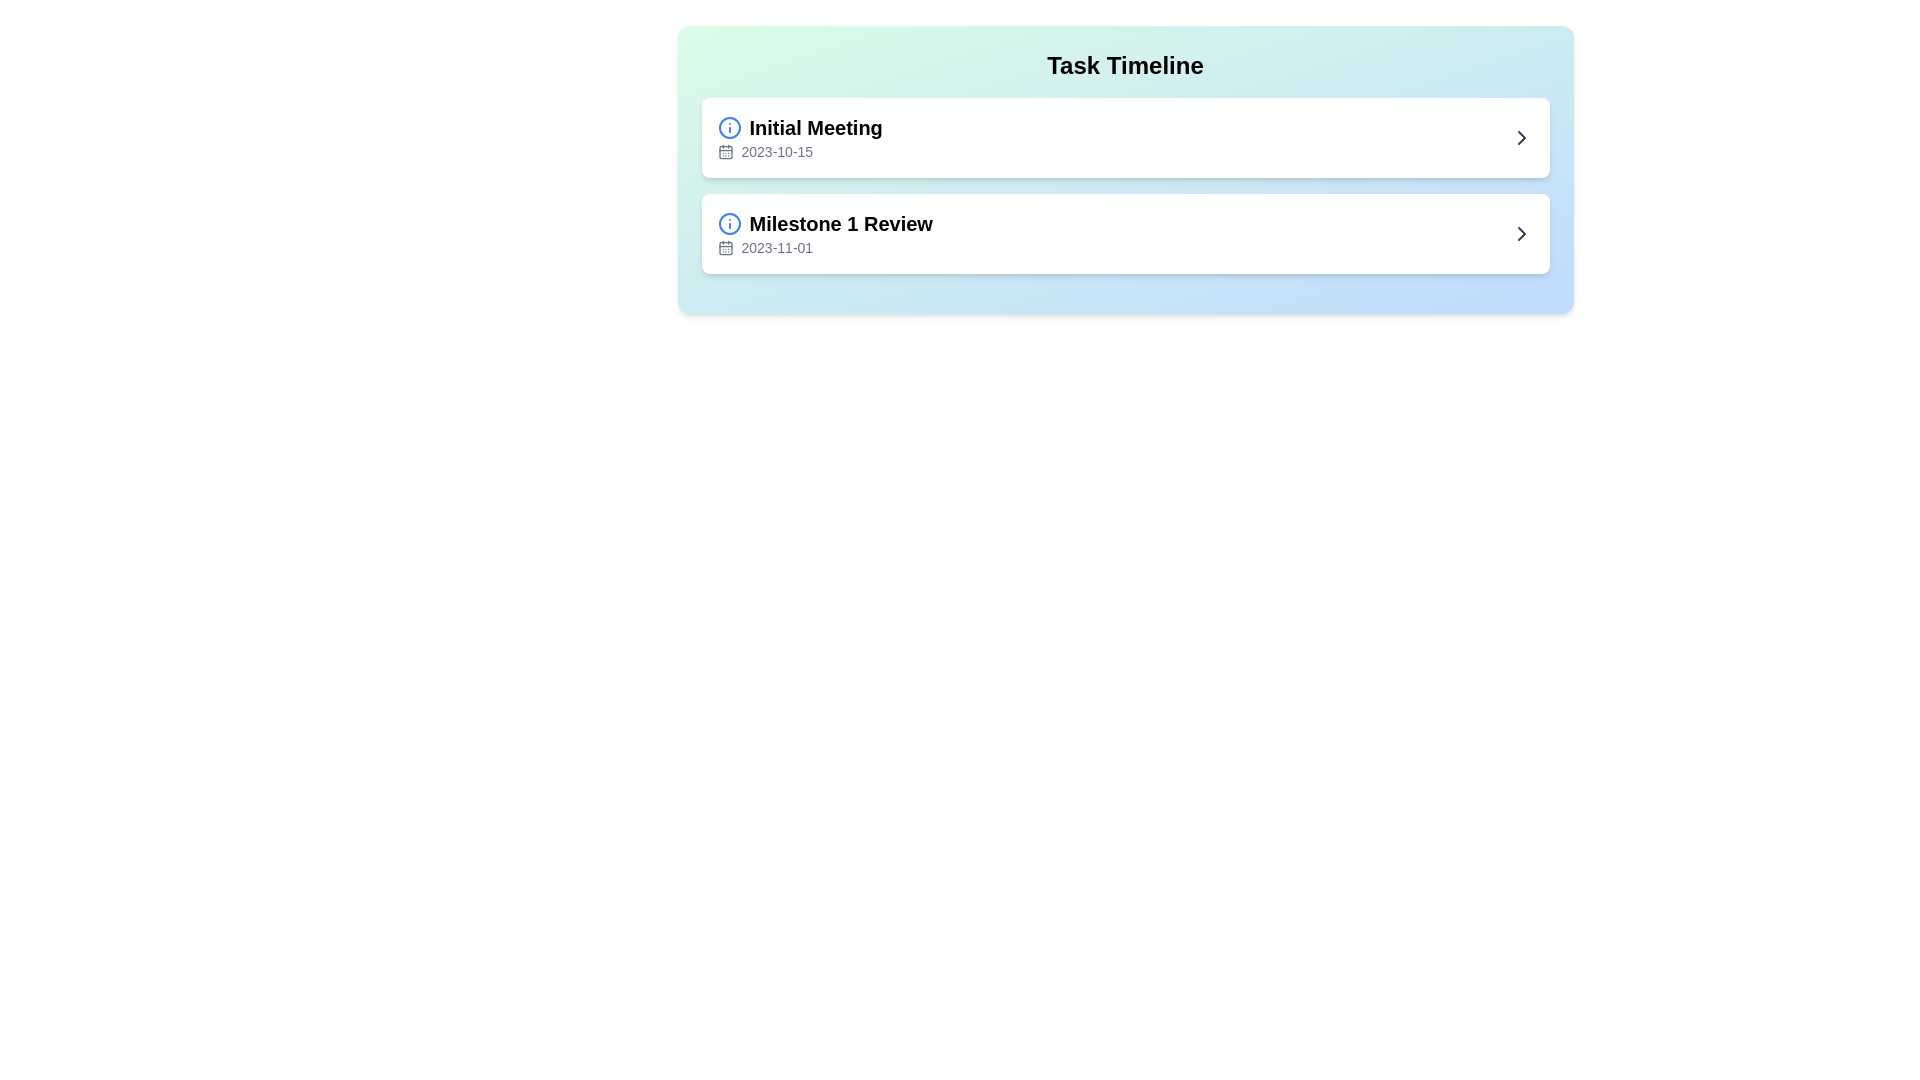 The height and width of the screenshot is (1080, 1920). I want to click on the minimalist calendar icon located to the left of the date '2023-10-15' within the first item of the task list titled 'Initial Meeting', so click(724, 150).